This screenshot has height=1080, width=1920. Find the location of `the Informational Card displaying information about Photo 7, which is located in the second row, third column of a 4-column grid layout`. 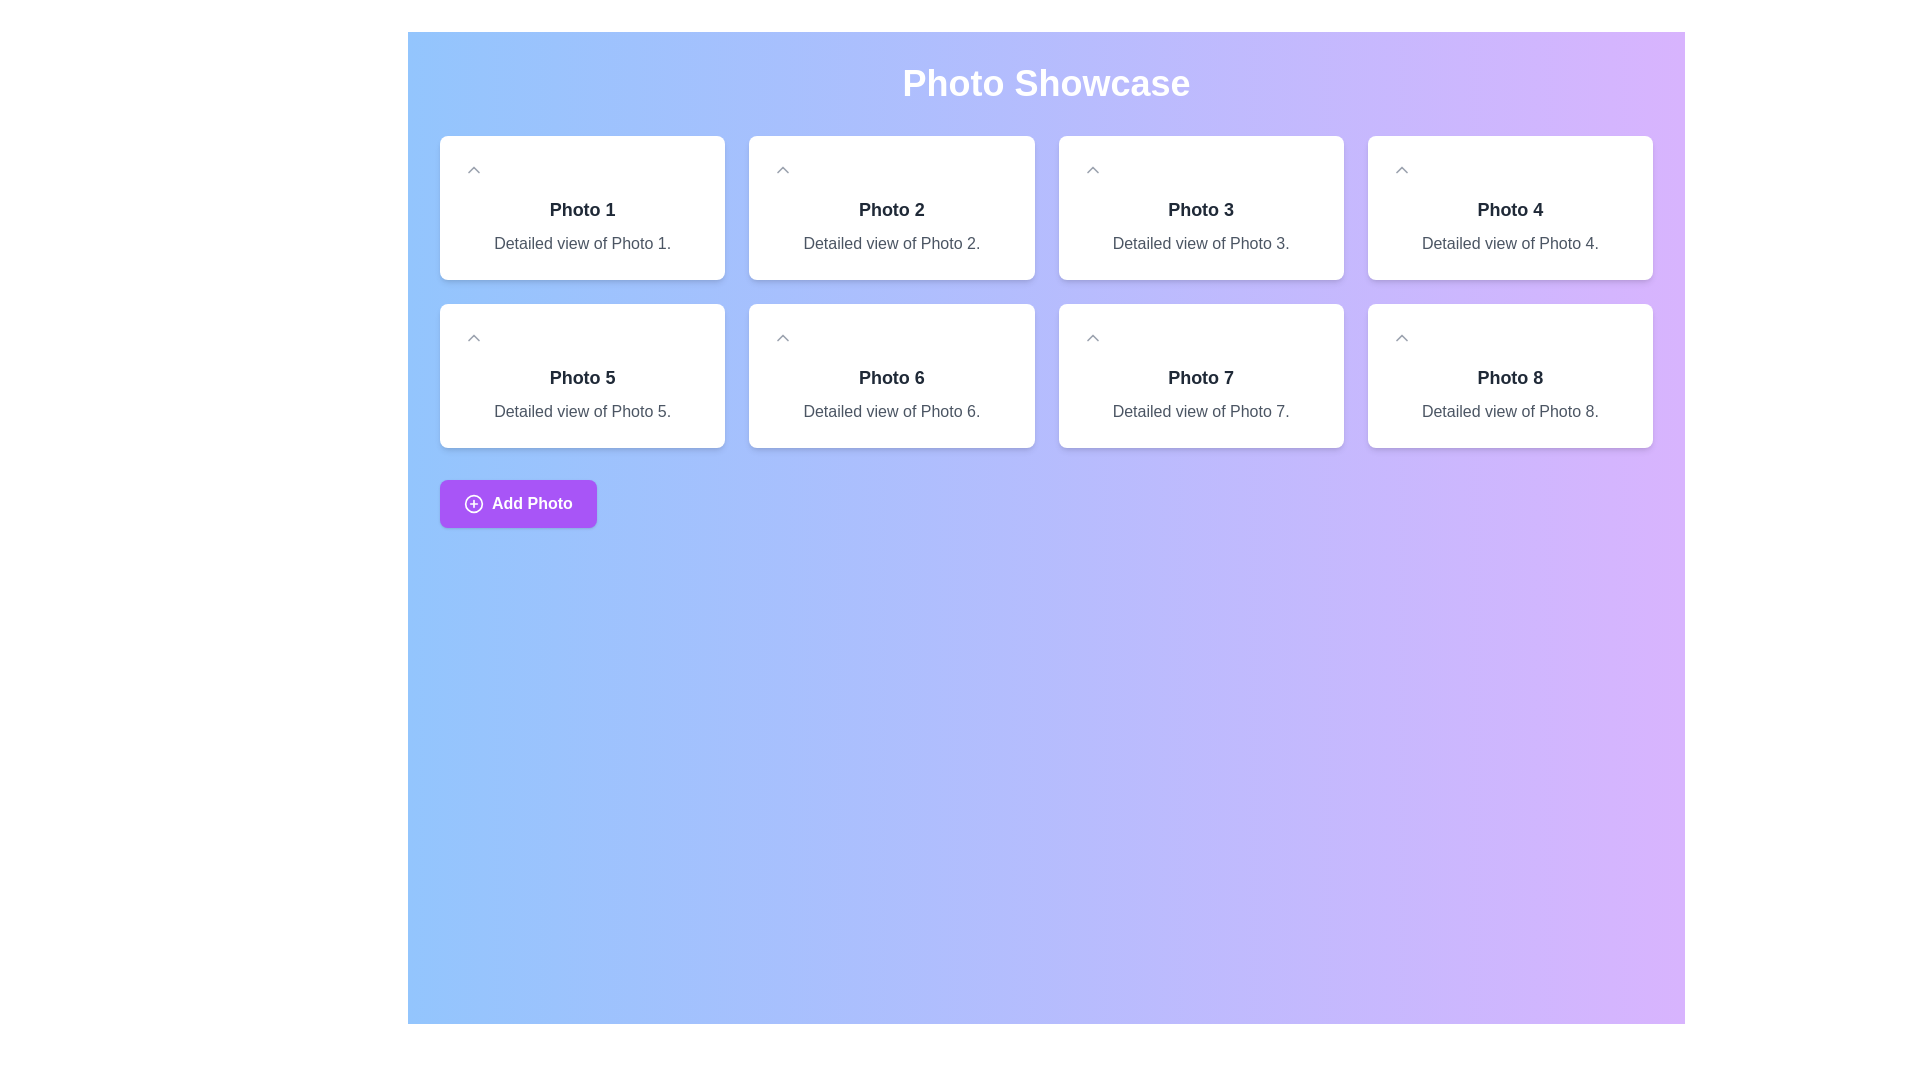

the Informational Card displaying information about Photo 7, which is located in the second row, third column of a 4-column grid layout is located at coordinates (1200, 375).